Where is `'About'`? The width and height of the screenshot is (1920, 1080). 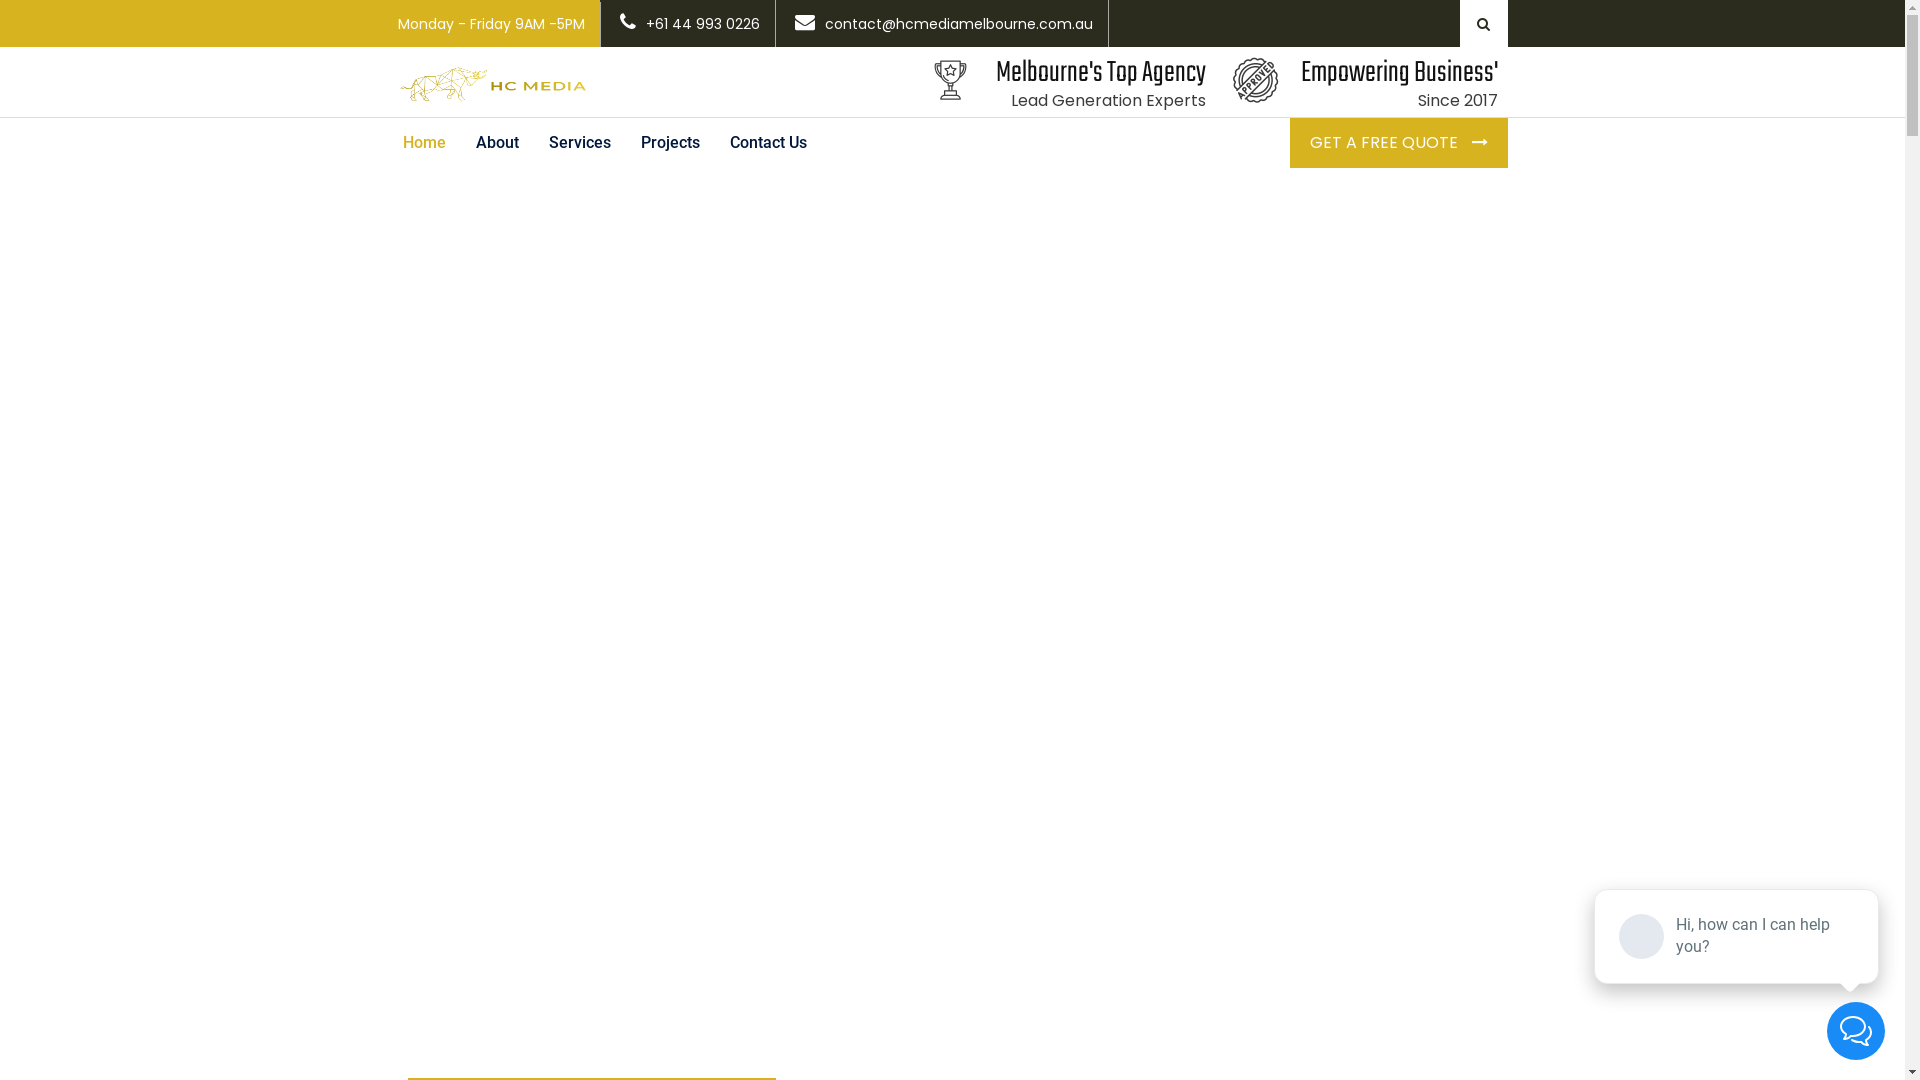 'About' is located at coordinates (496, 141).